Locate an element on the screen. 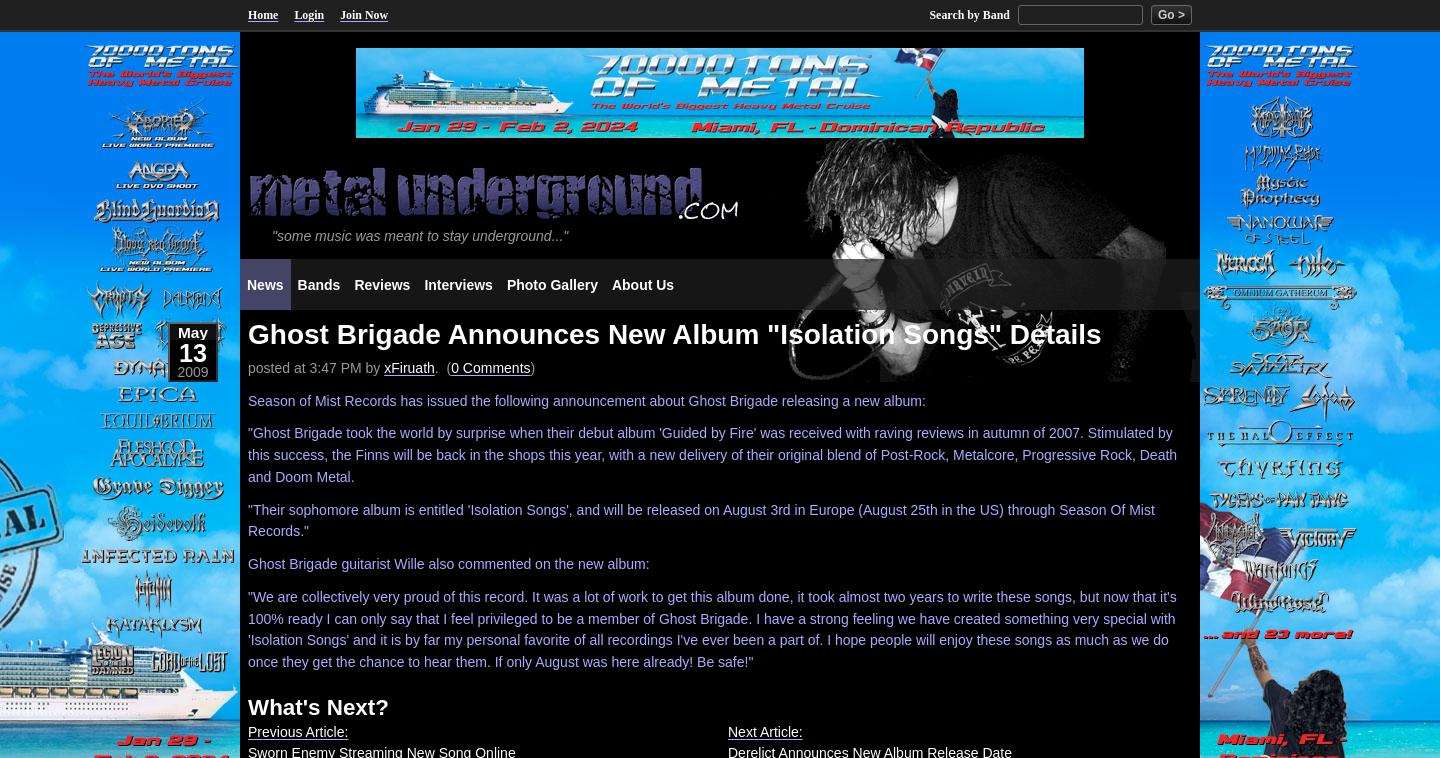 The image size is (1440, 758). 'News' is located at coordinates (263, 284).